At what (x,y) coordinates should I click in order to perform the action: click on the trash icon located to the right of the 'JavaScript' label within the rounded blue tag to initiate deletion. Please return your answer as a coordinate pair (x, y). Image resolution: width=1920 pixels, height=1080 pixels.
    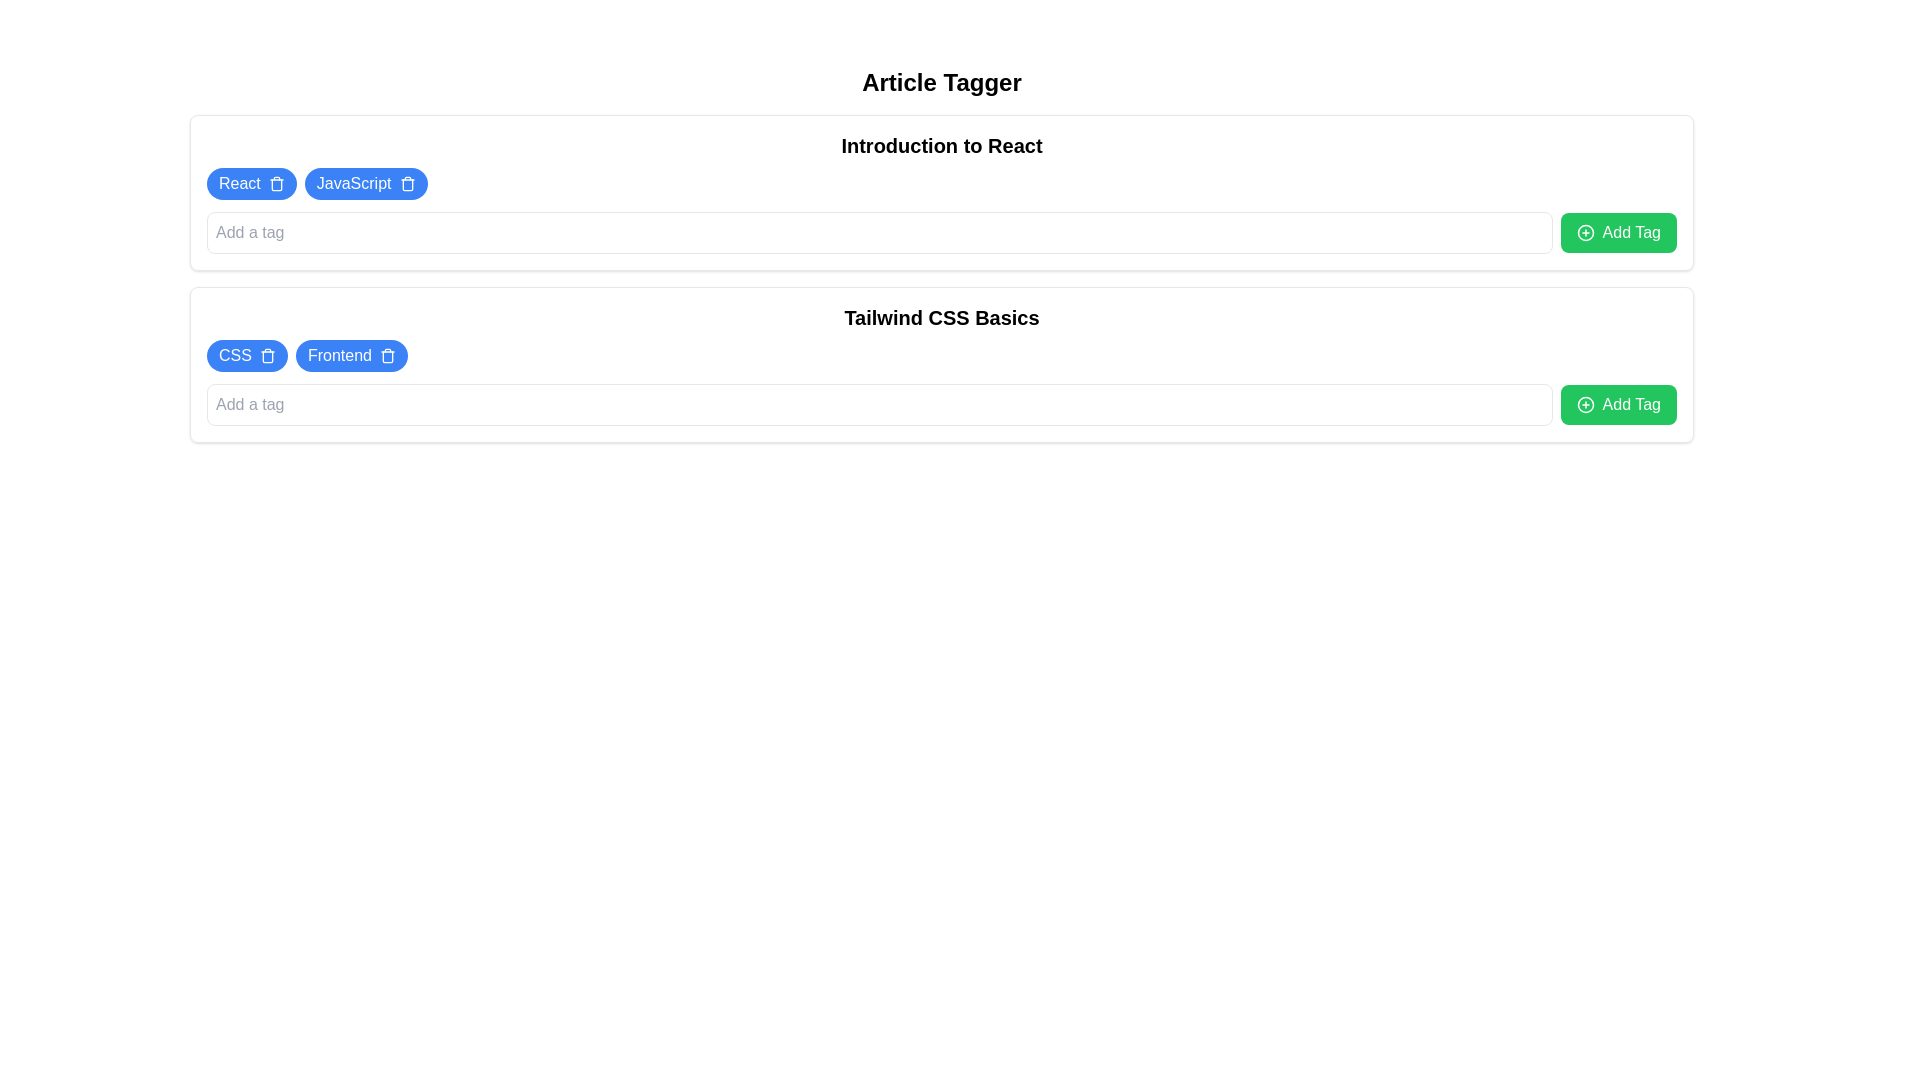
    Looking at the image, I should click on (406, 184).